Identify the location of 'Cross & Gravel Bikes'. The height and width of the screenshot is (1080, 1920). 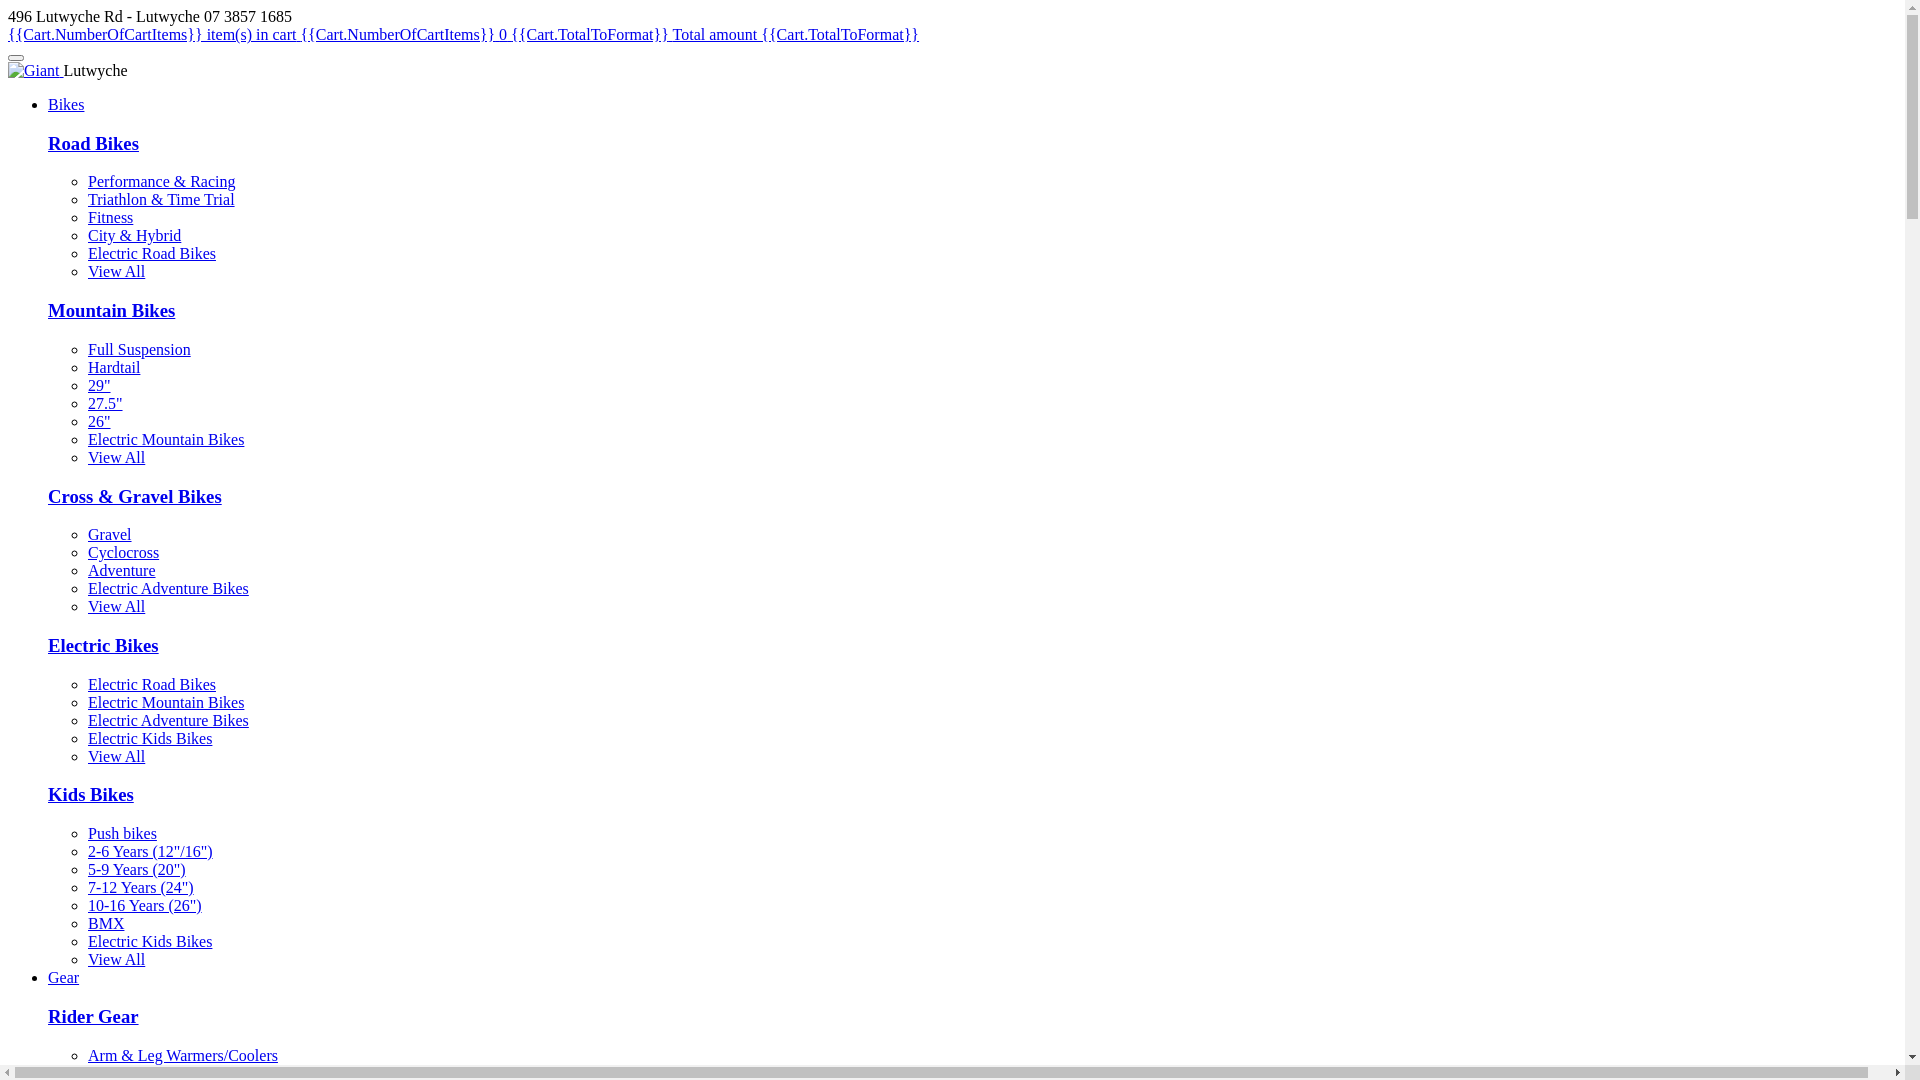
(48, 495).